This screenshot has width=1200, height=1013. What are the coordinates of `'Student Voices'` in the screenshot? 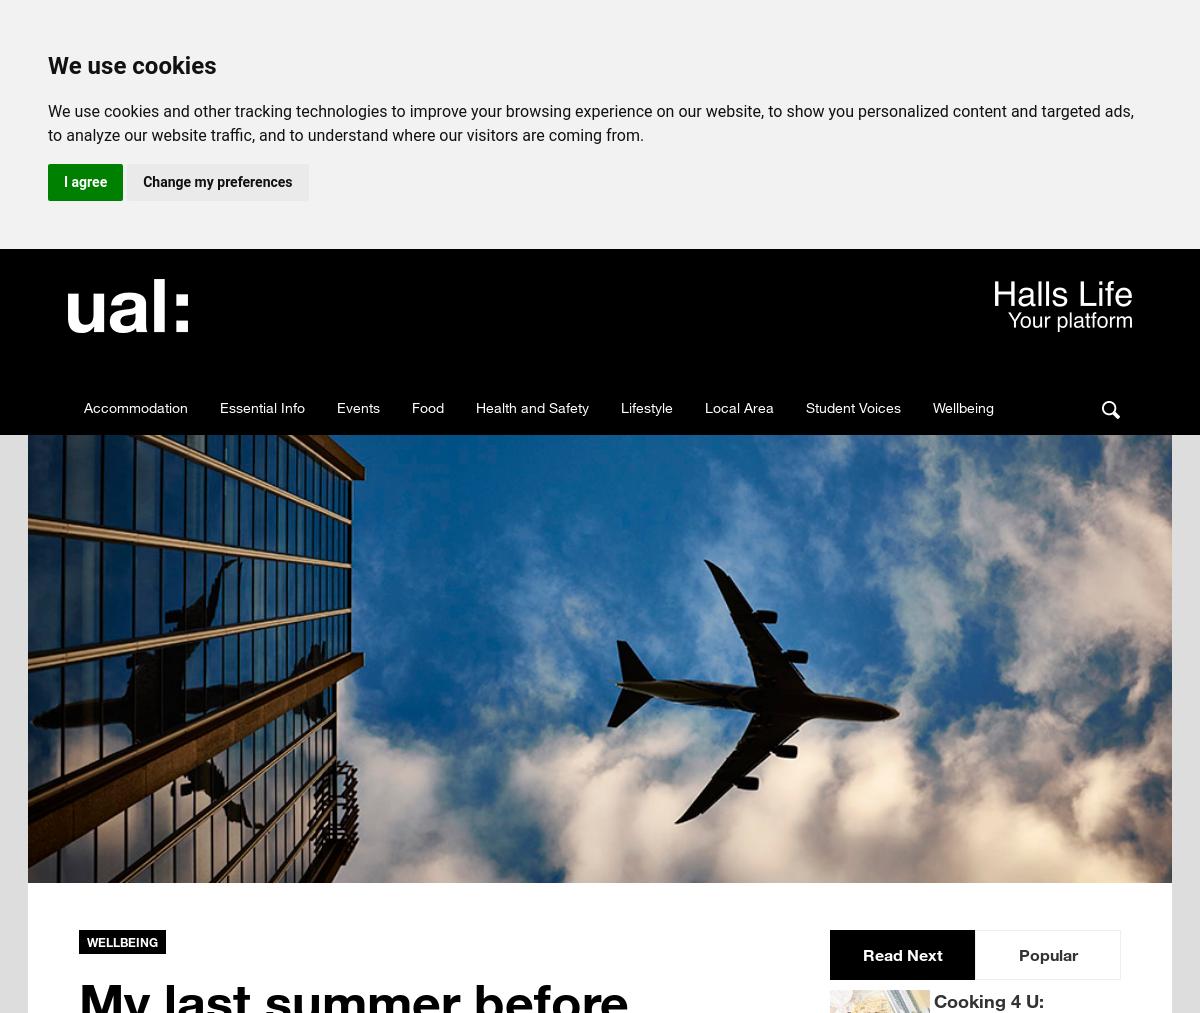 It's located at (852, 406).